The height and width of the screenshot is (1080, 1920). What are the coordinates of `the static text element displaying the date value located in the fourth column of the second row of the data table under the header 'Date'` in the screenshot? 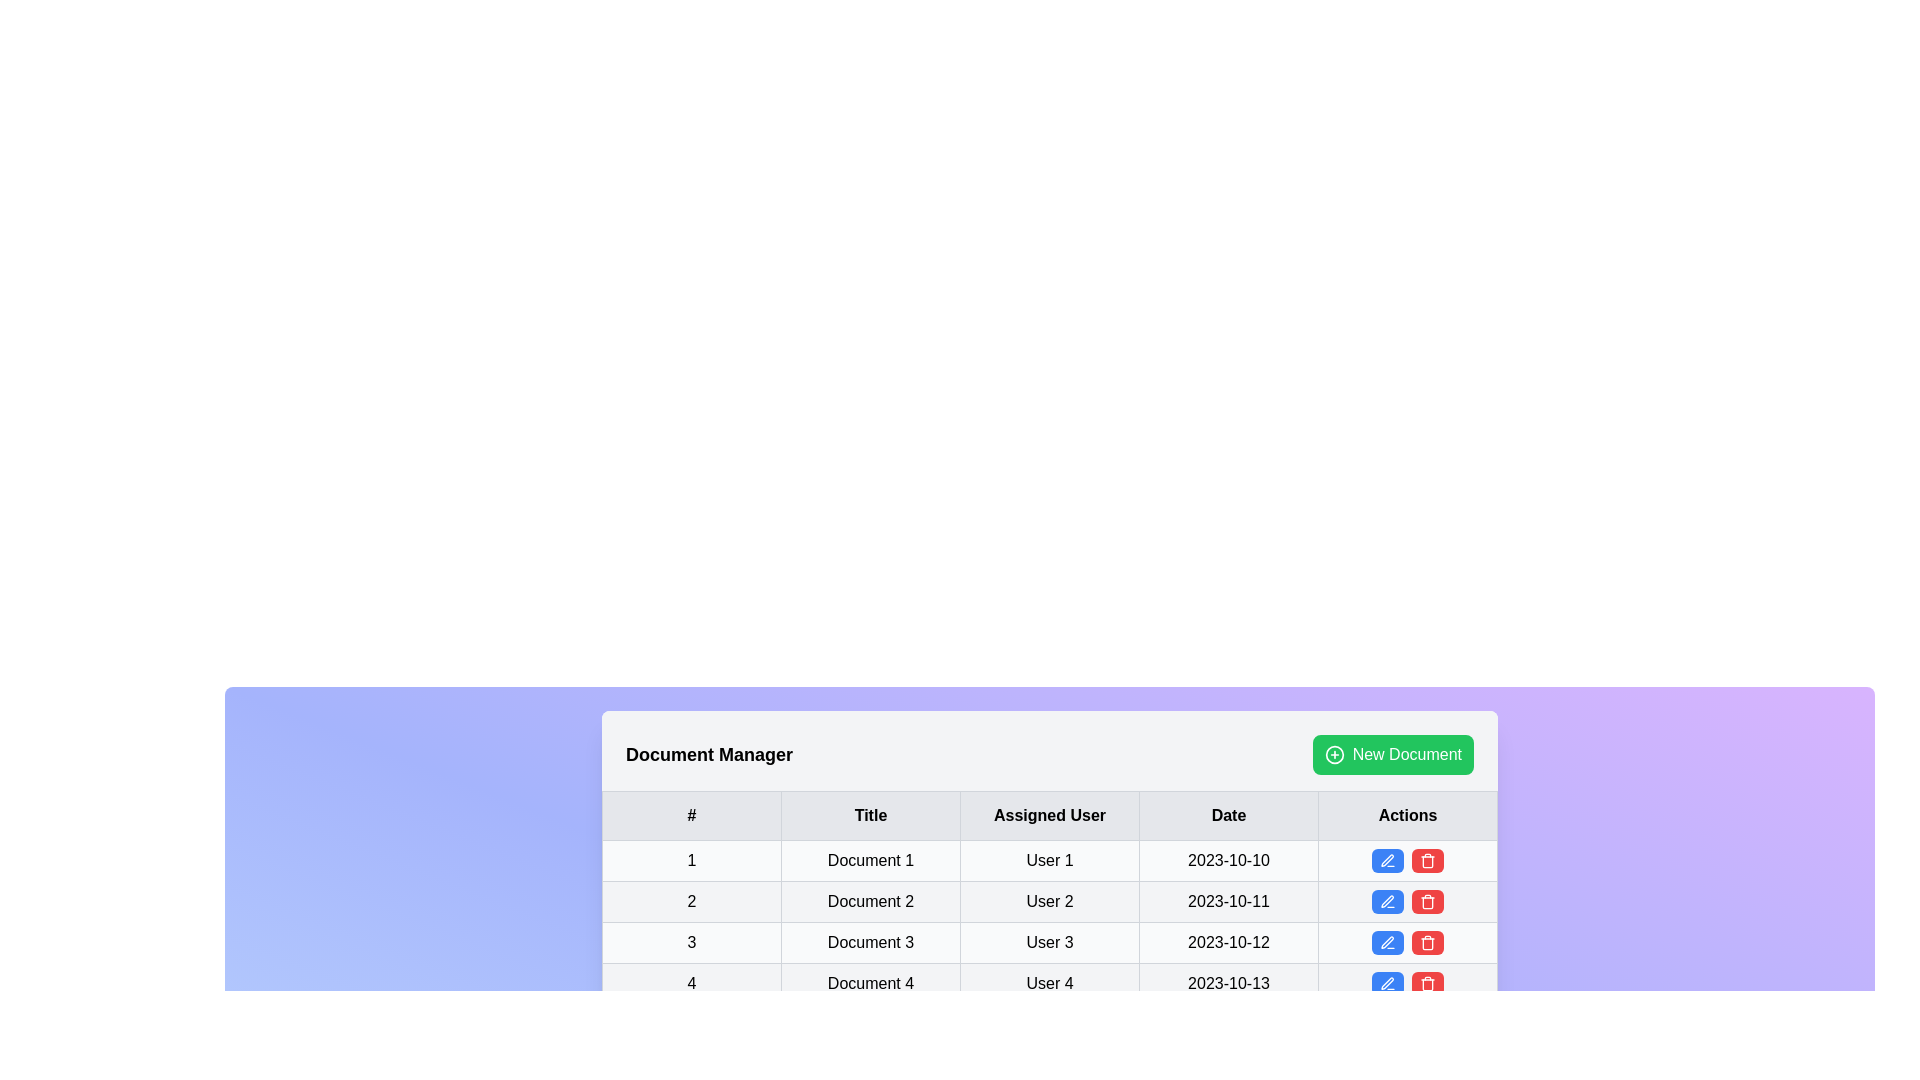 It's located at (1227, 902).